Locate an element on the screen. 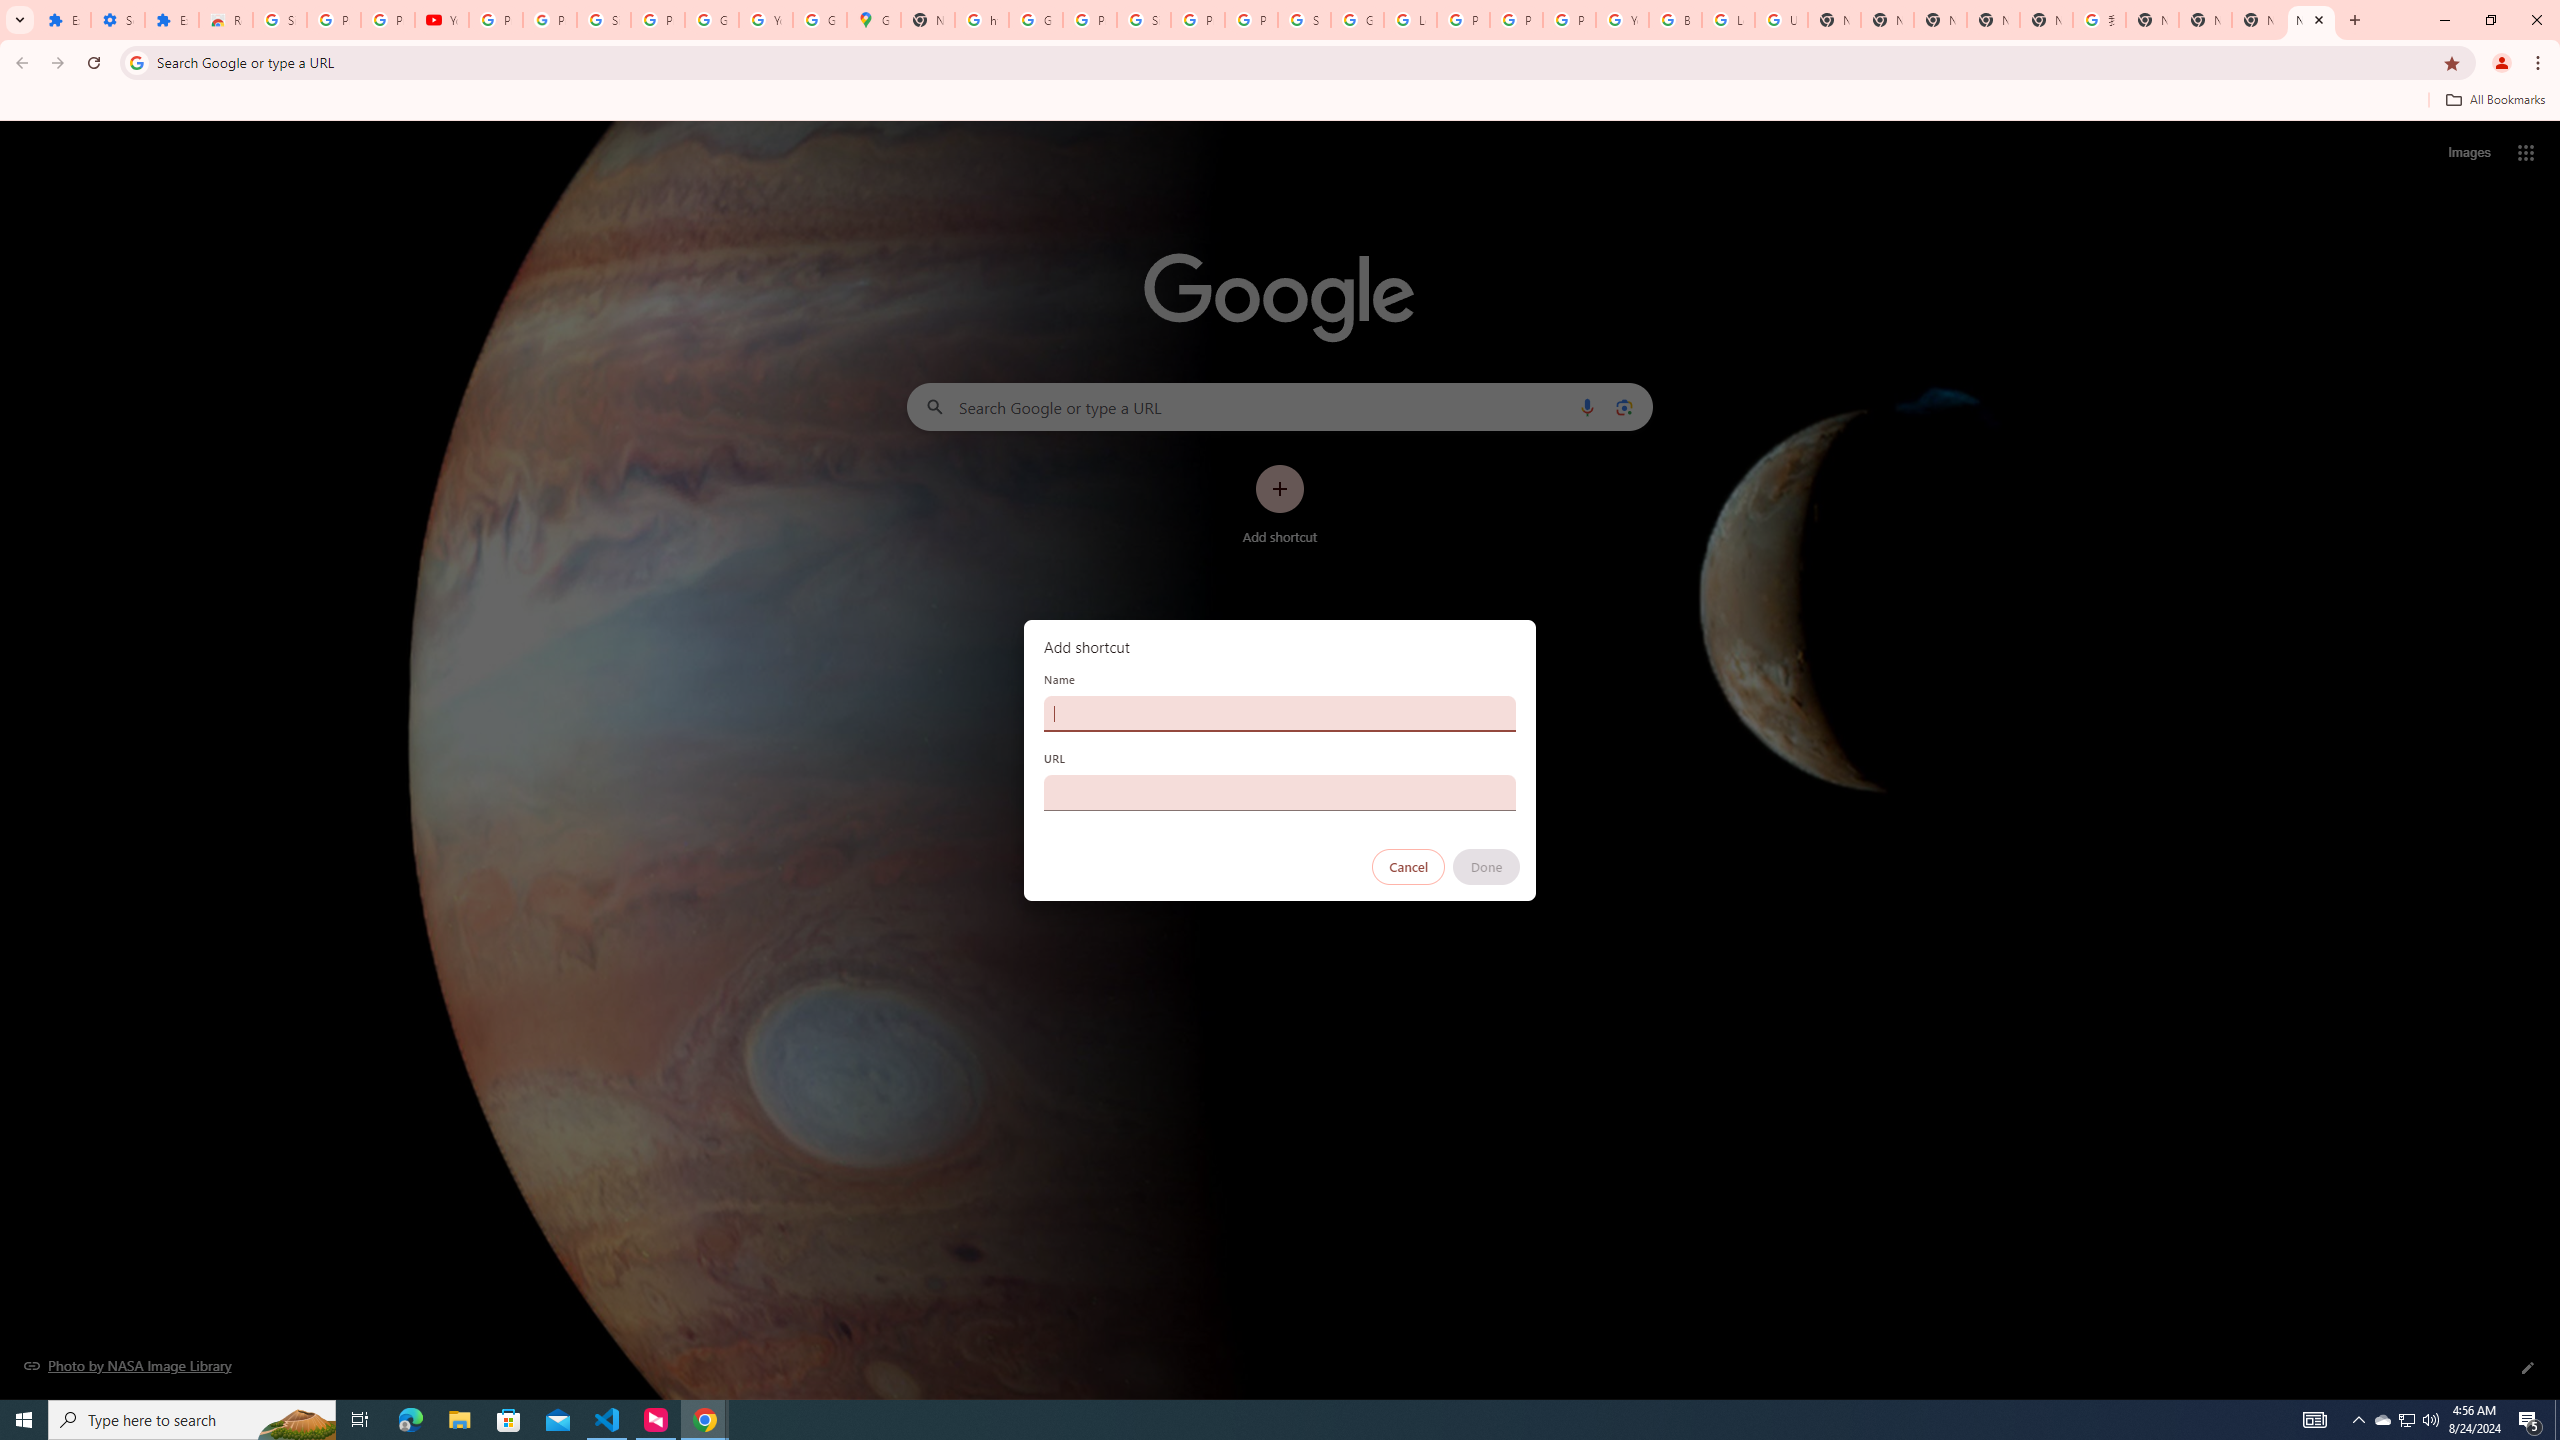  'Done' is located at coordinates (1487, 866).